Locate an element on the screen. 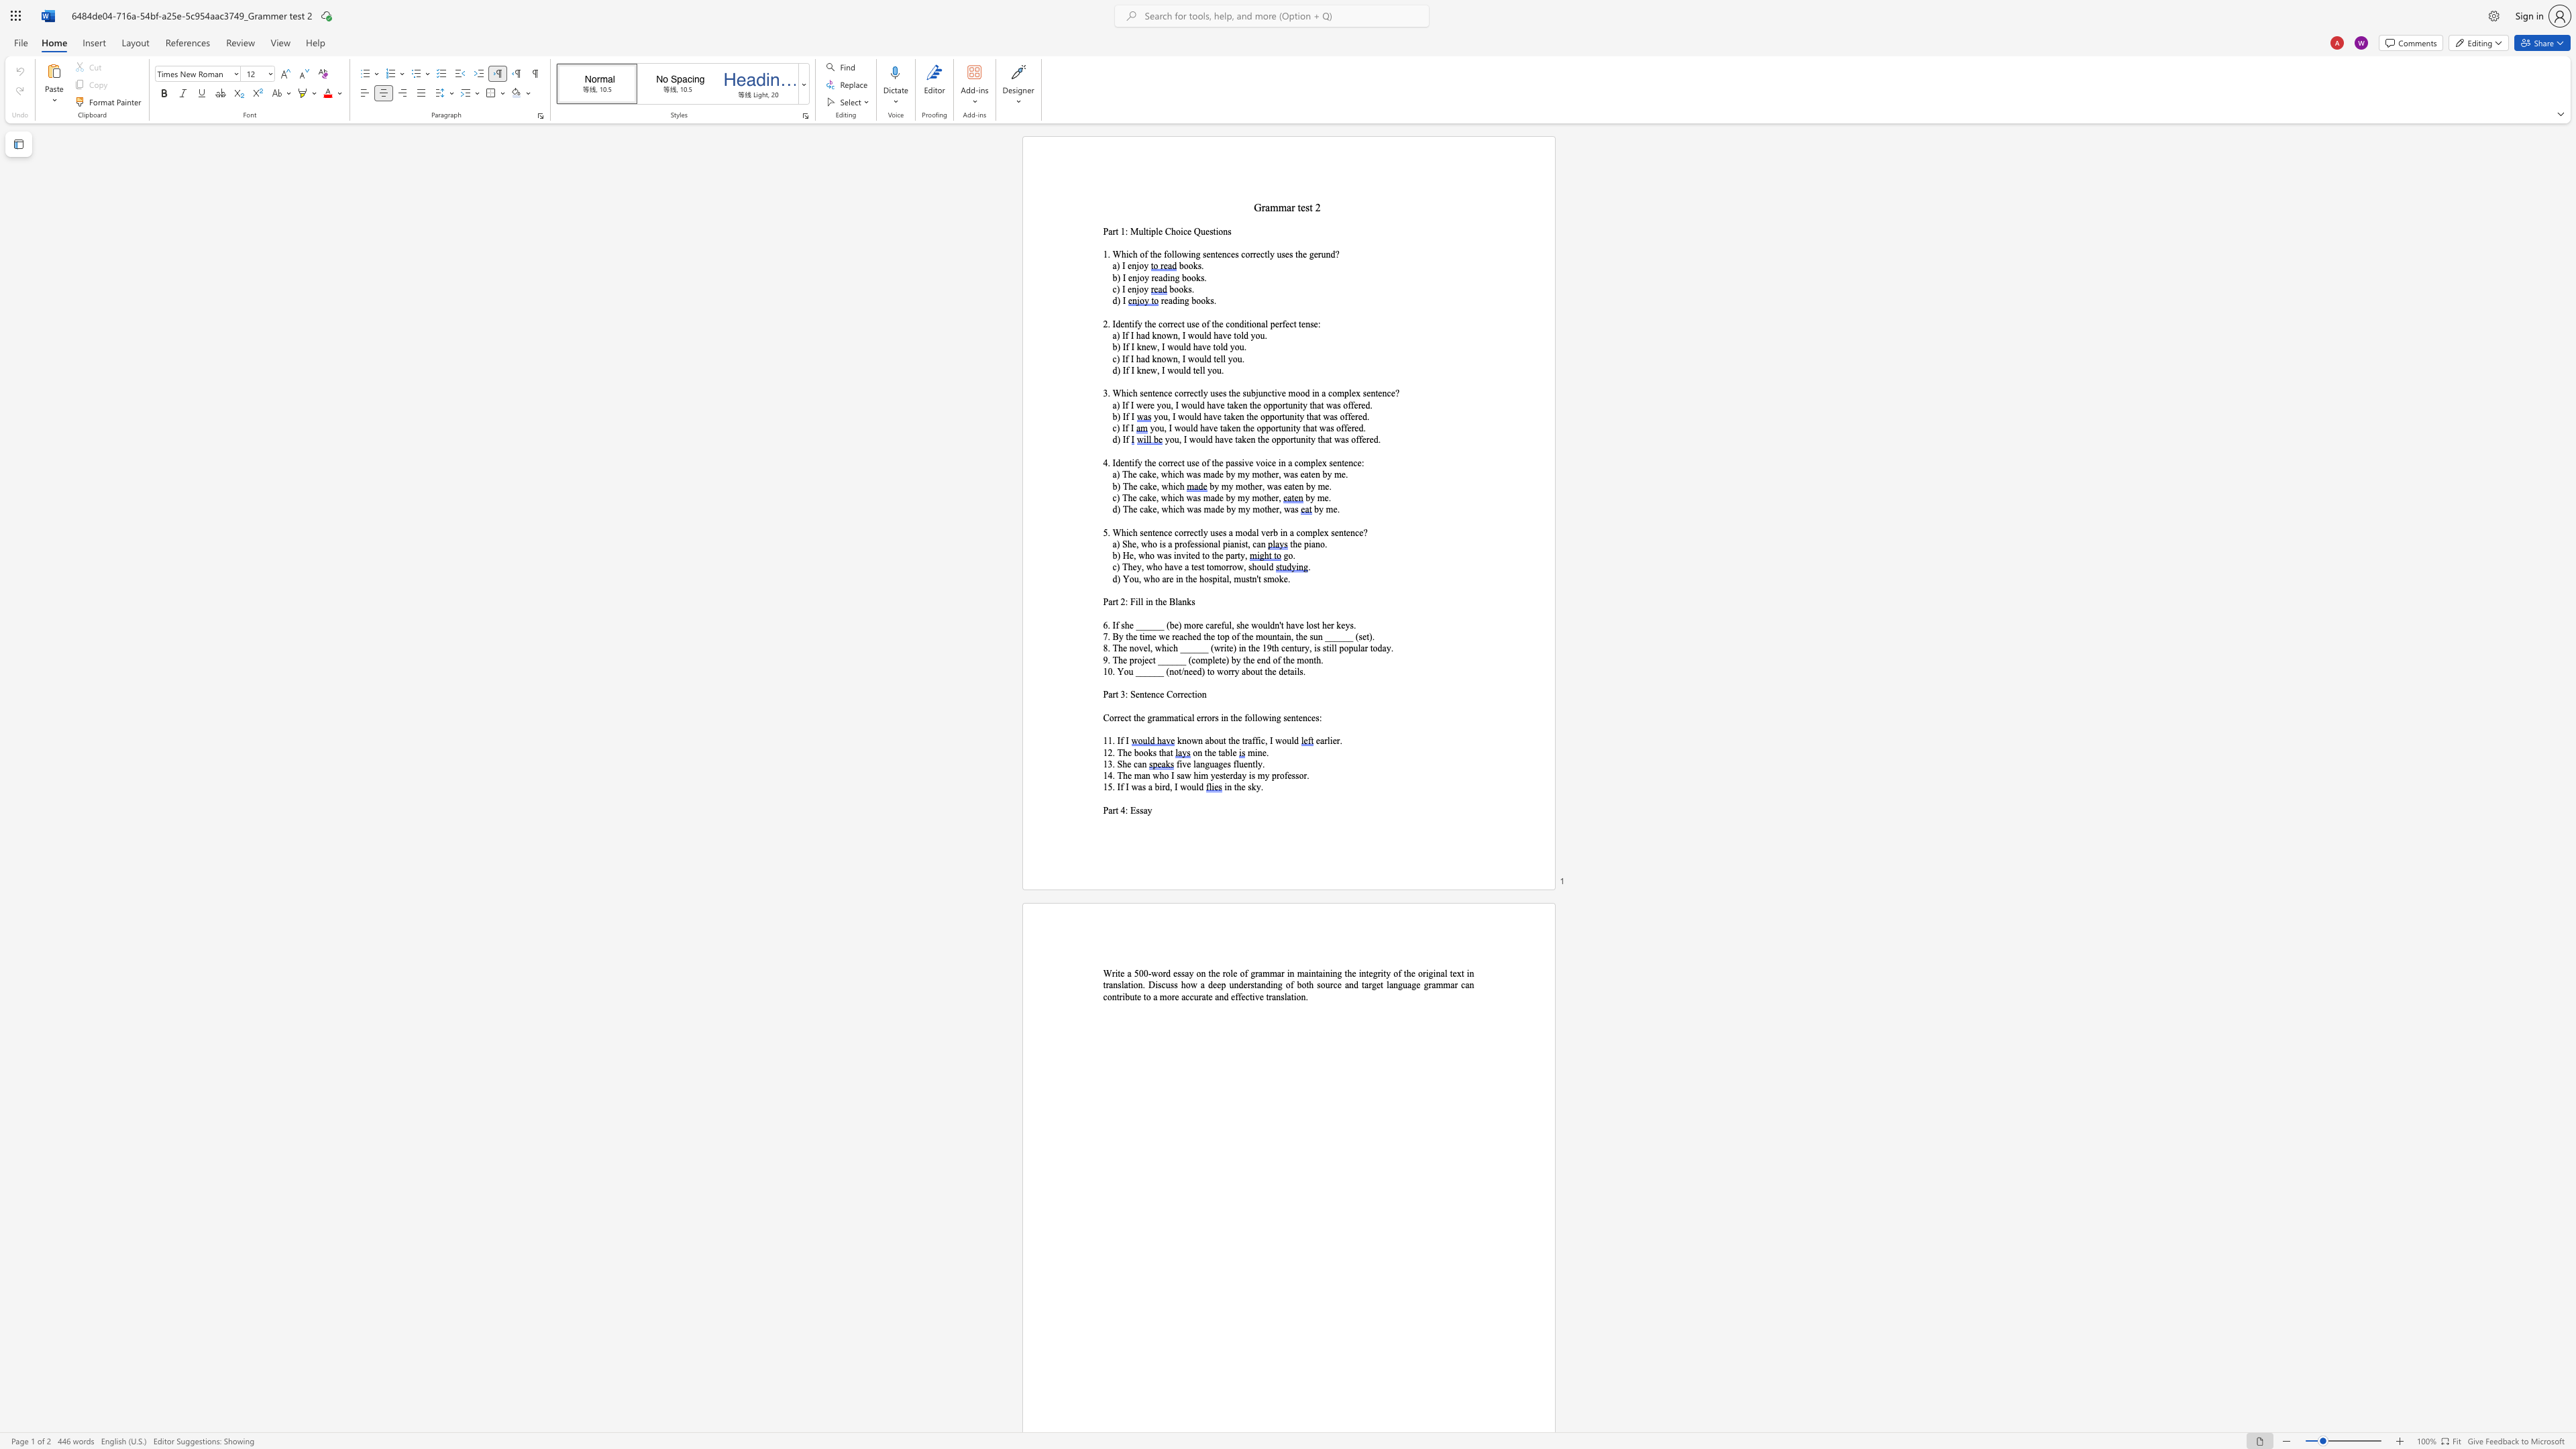 This screenshot has height=1449, width=2576. the subset text "I would have taken the opportunity" within the text "you, I would have taken the opportunity that was offered." is located at coordinates (1183, 439).